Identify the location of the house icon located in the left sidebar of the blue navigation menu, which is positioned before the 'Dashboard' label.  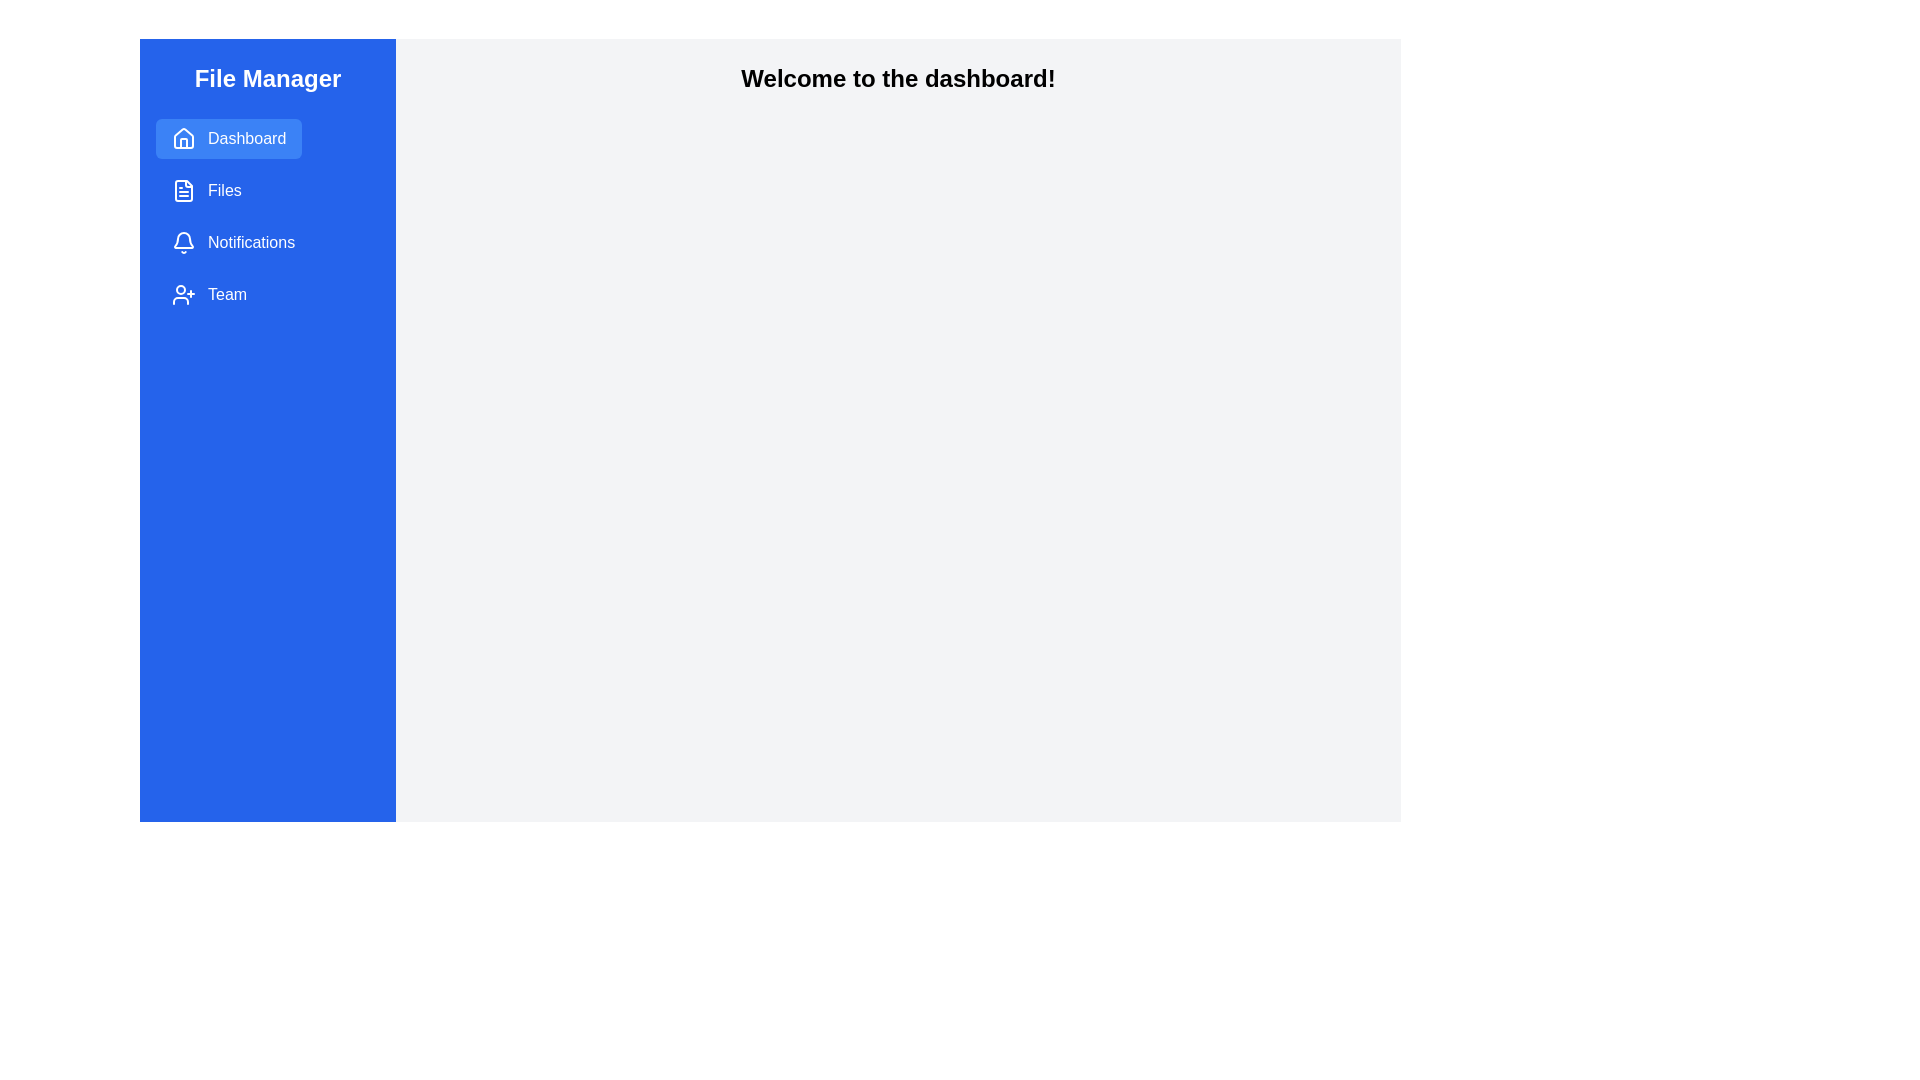
(183, 137).